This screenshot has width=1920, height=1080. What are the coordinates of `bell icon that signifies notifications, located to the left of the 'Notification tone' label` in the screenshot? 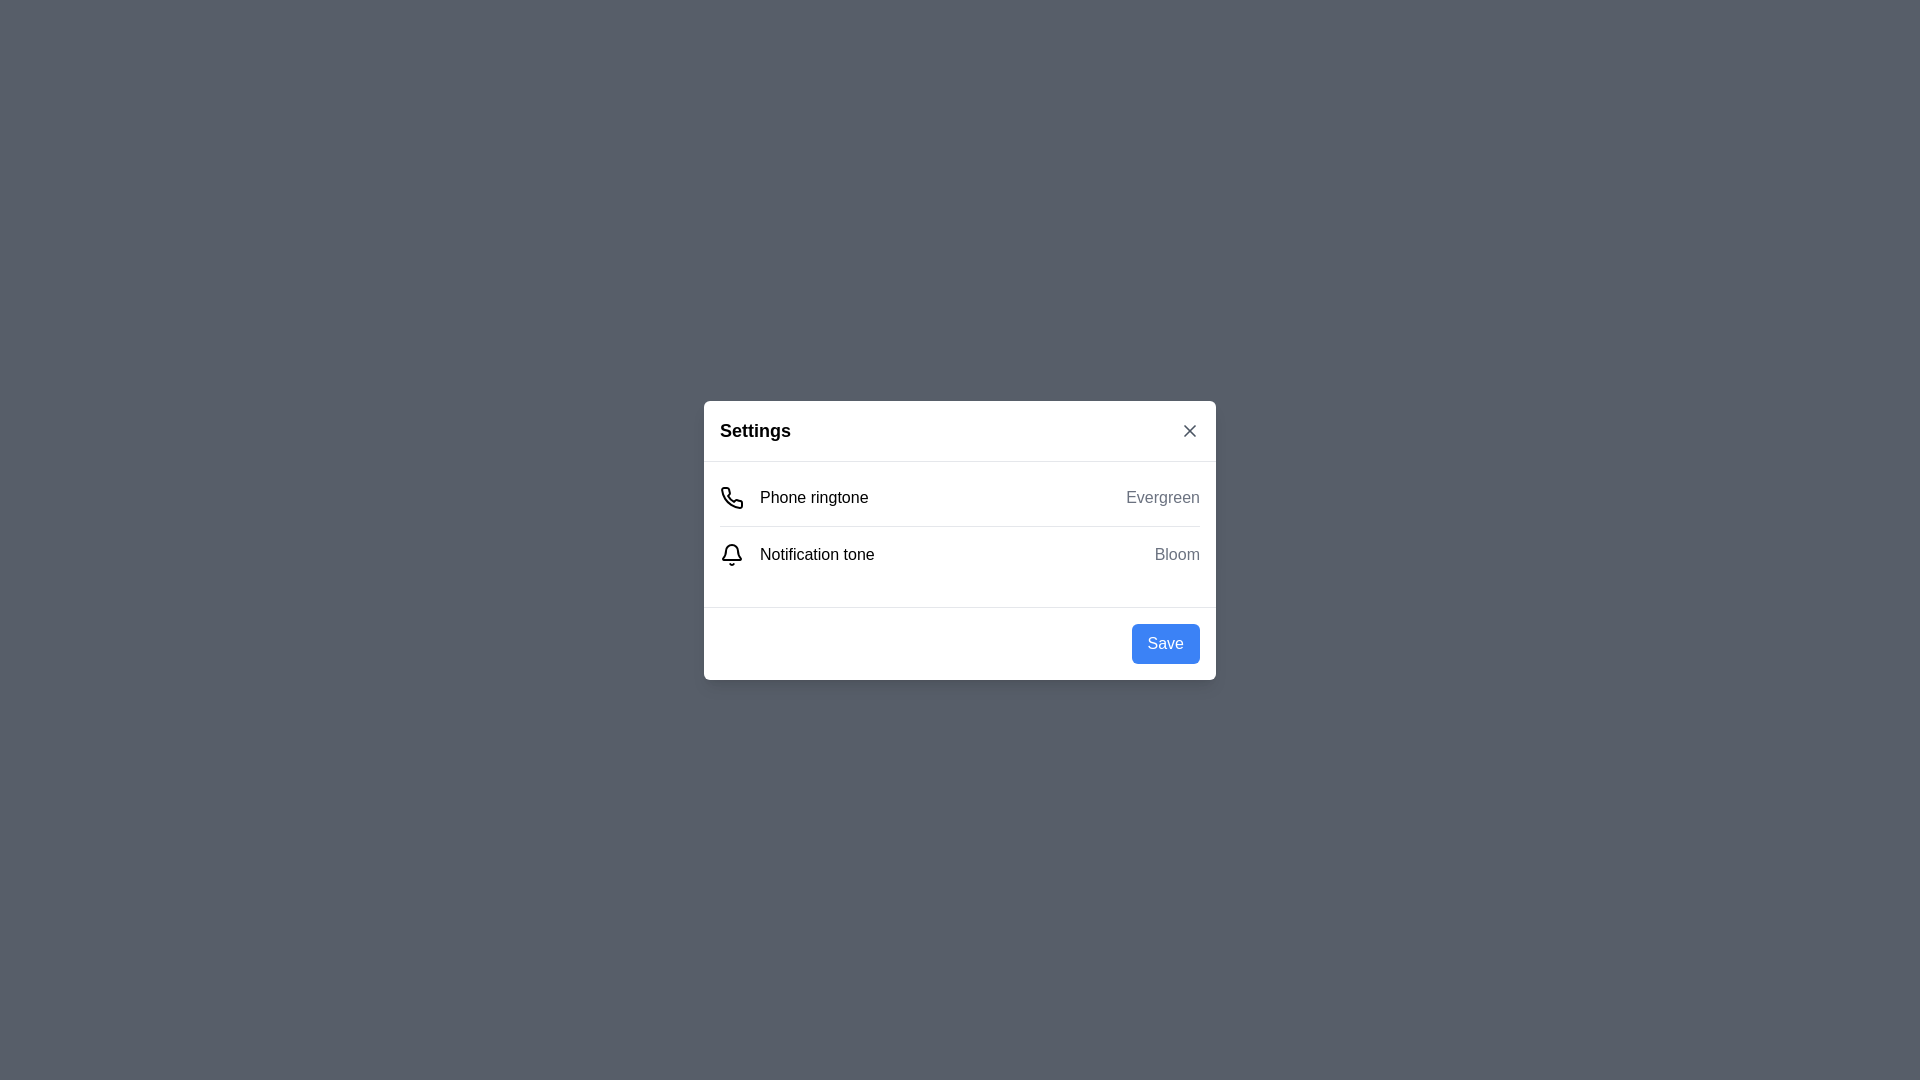 It's located at (730, 554).